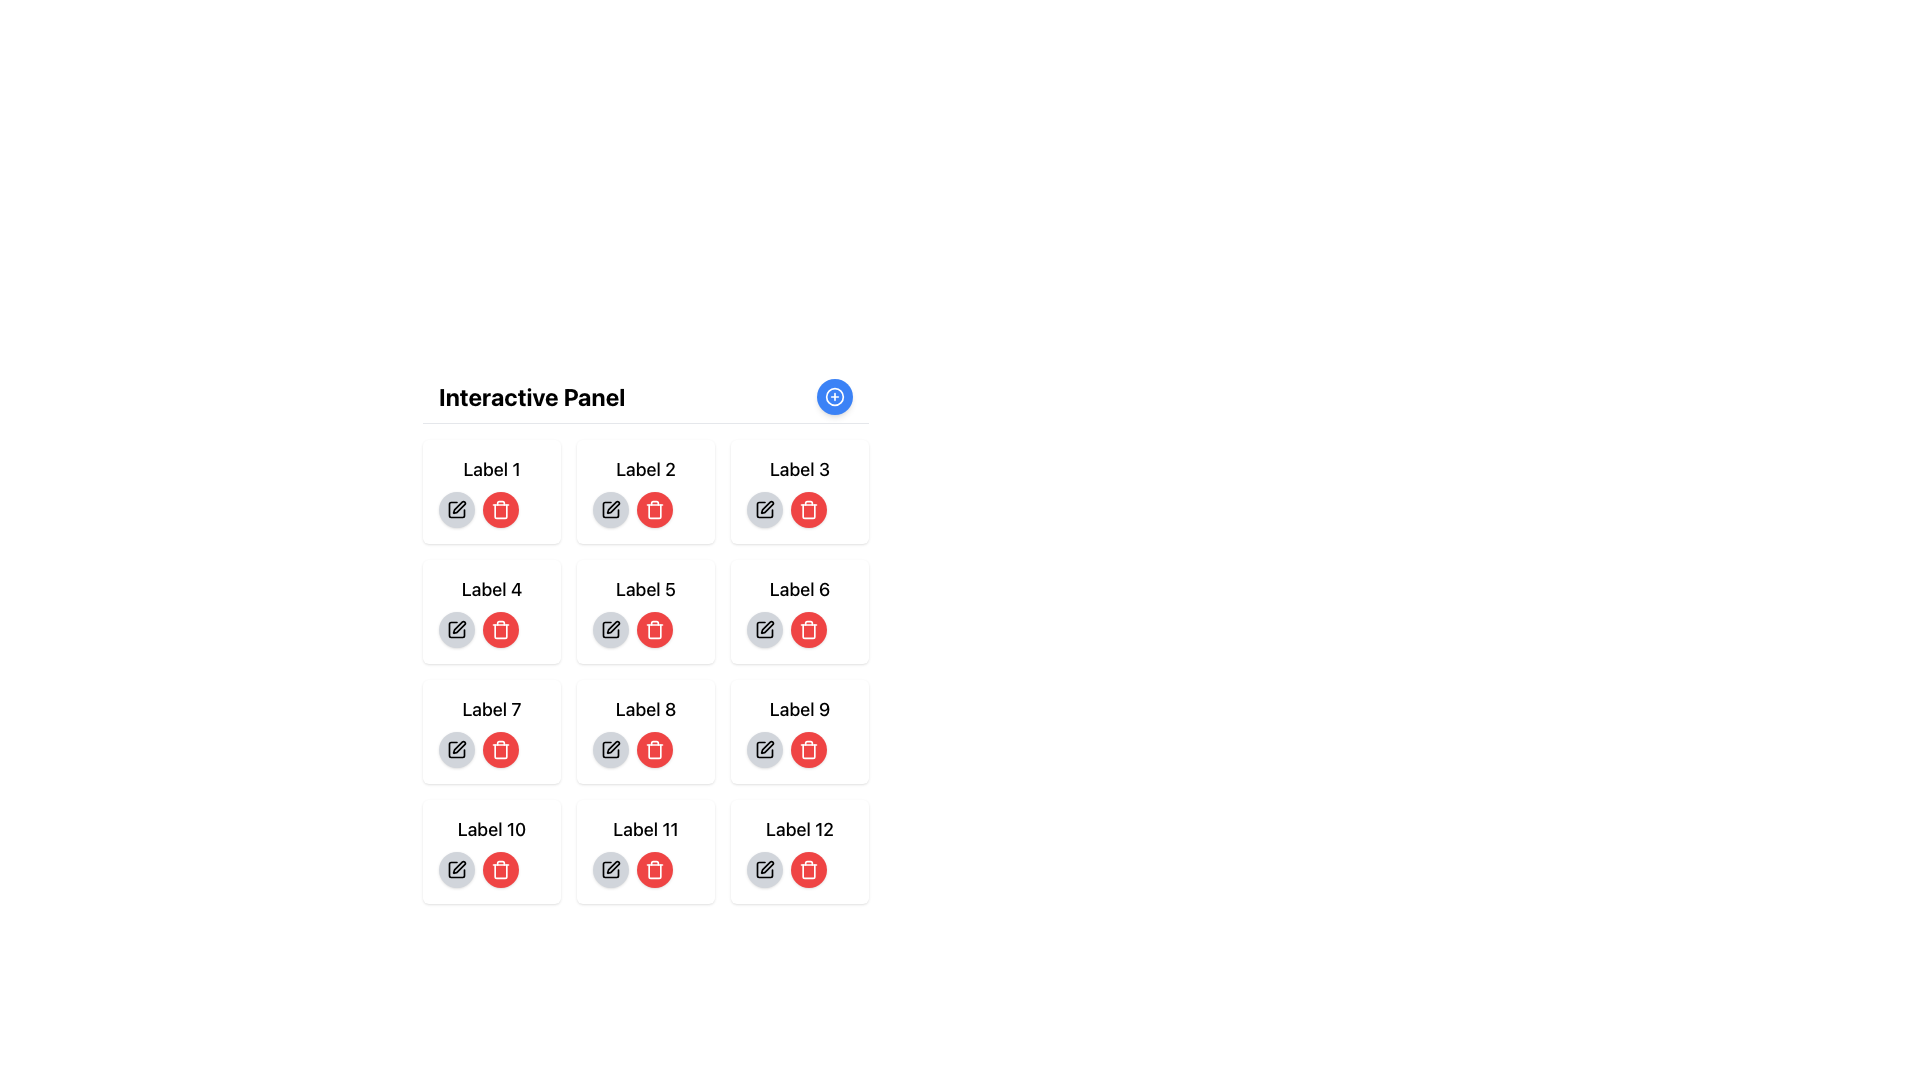 This screenshot has height=1080, width=1920. I want to click on the trash bin icon with a red circular background associated with 'Label 8' to initiate a delete action, so click(500, 508).